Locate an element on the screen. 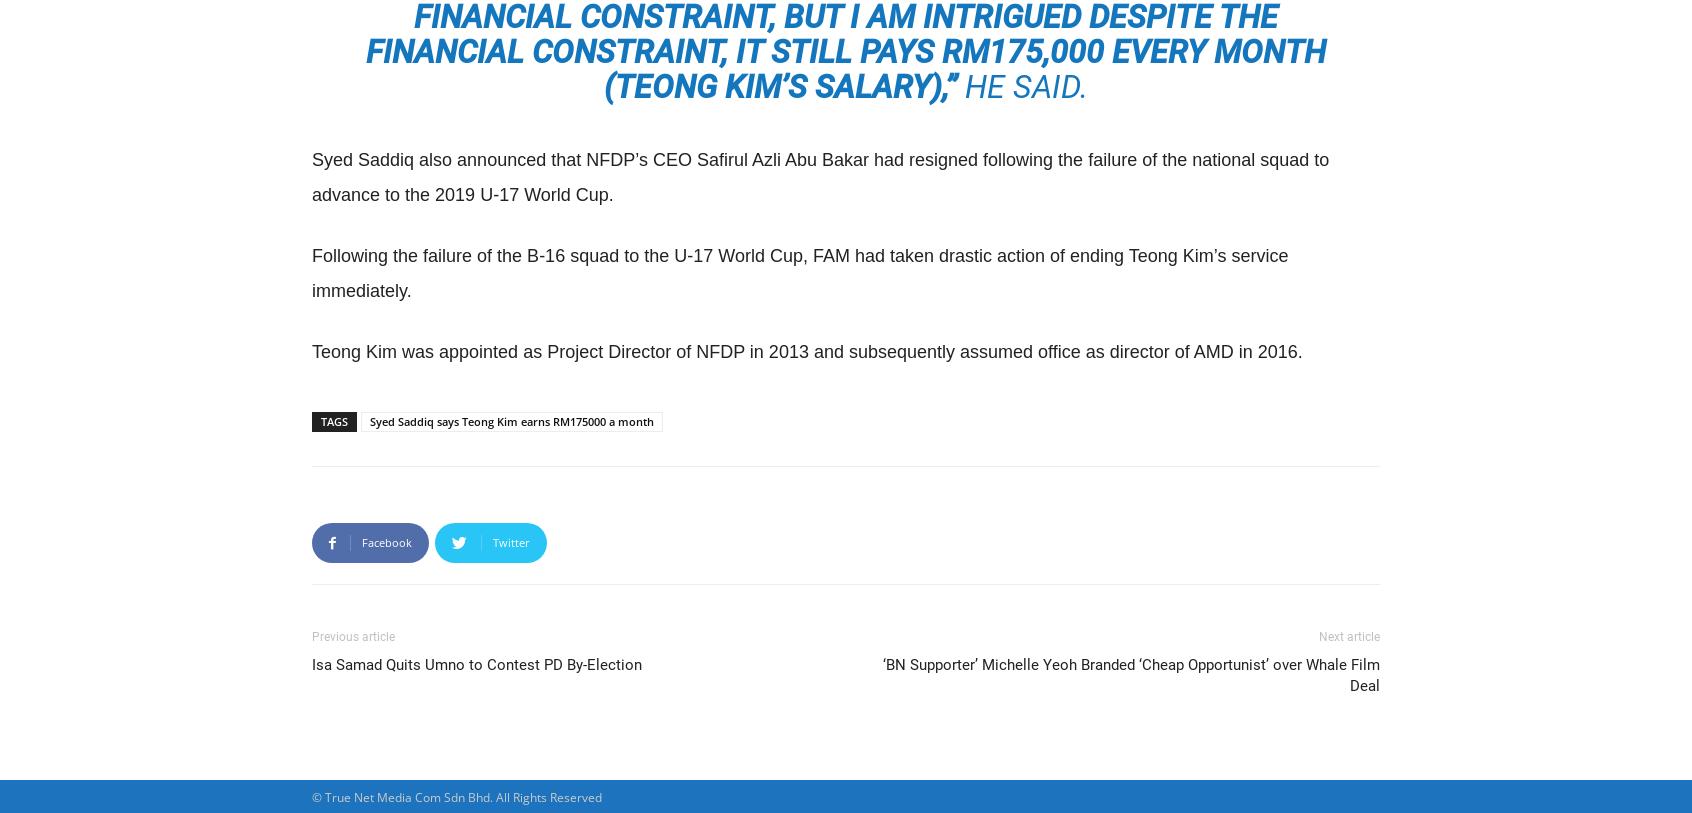 This screenshot has width=1692, height=813. 'Following the failure of the B-16 squad to the U-17 World Cup, FAM had taken drastic action of ending Teong Kim’s service immediately.' is located at coordinates (311, 272).